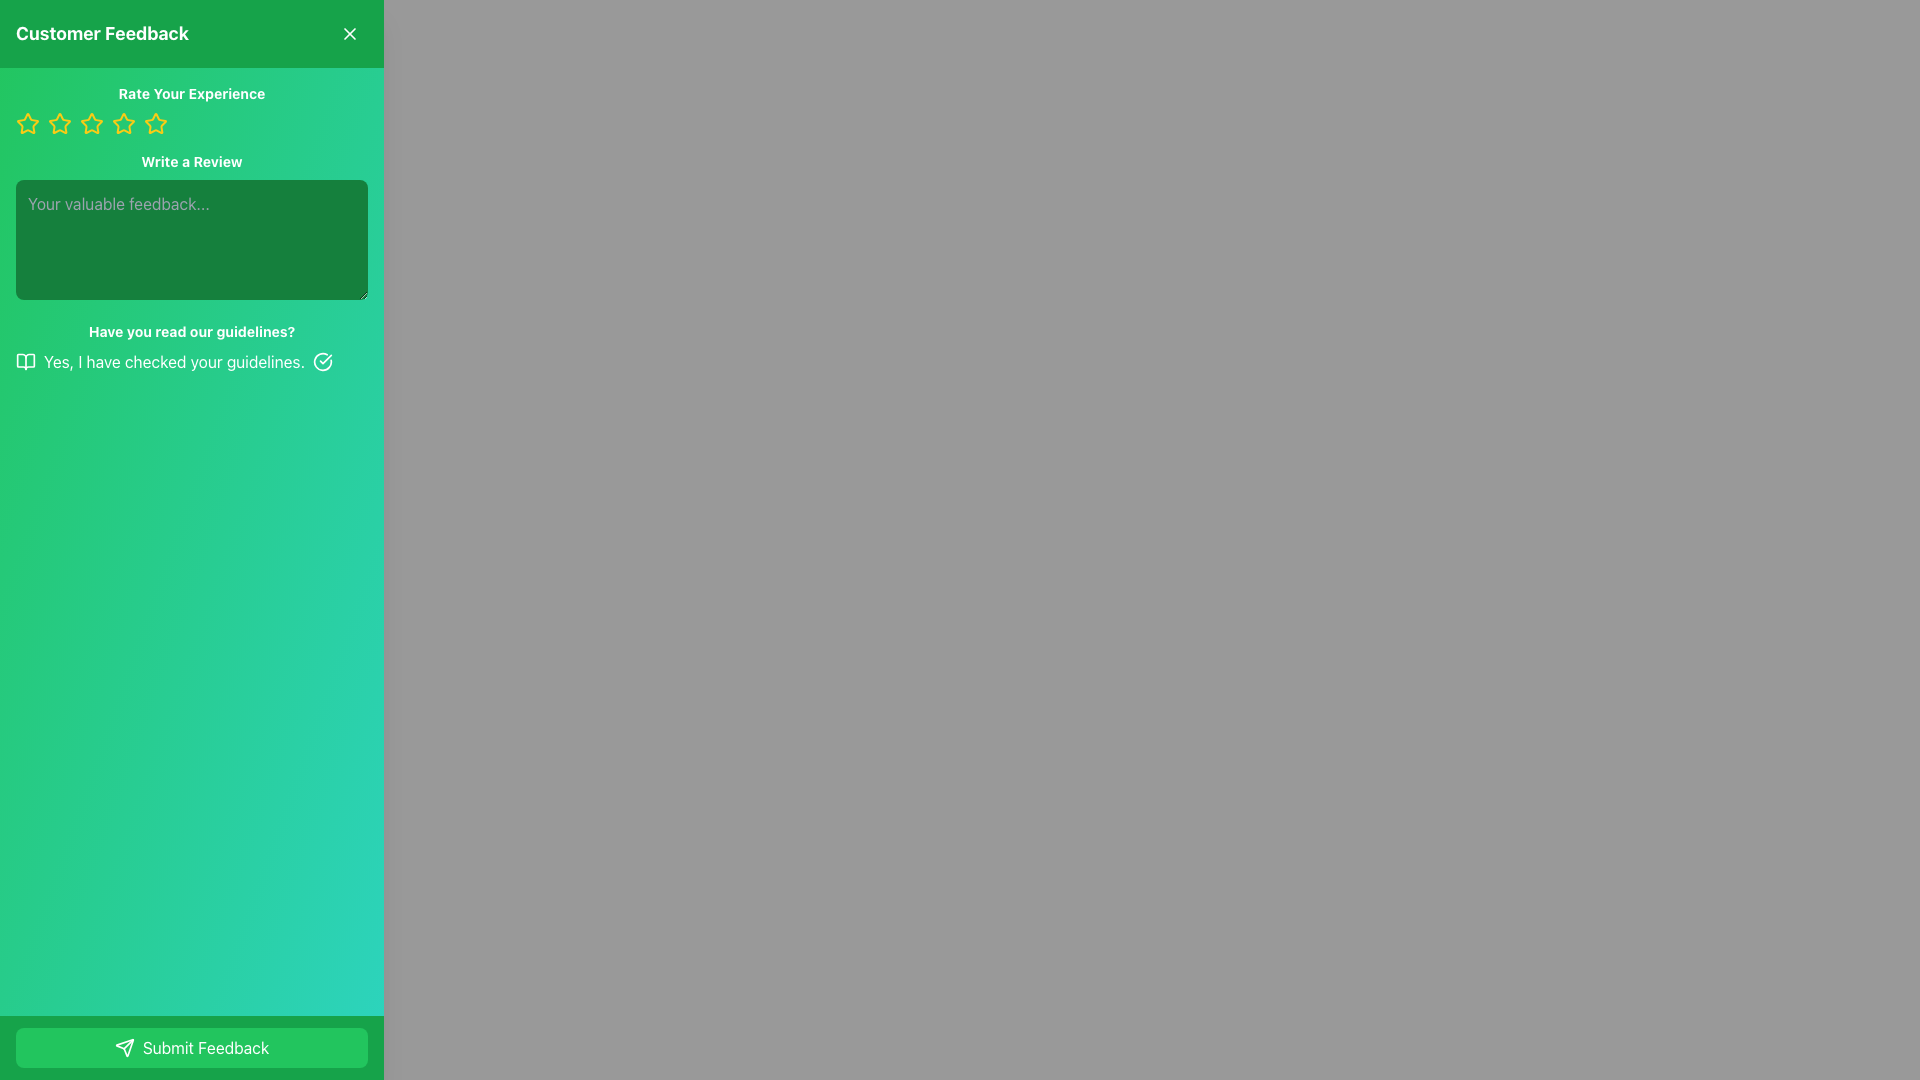 This screenshot has width=1920, height=1080. Describe the element at coordinates (58, 123) in the screenshot. I see `the first star in the row of five stars under the heading 'Rate Your Experience'` at that location.